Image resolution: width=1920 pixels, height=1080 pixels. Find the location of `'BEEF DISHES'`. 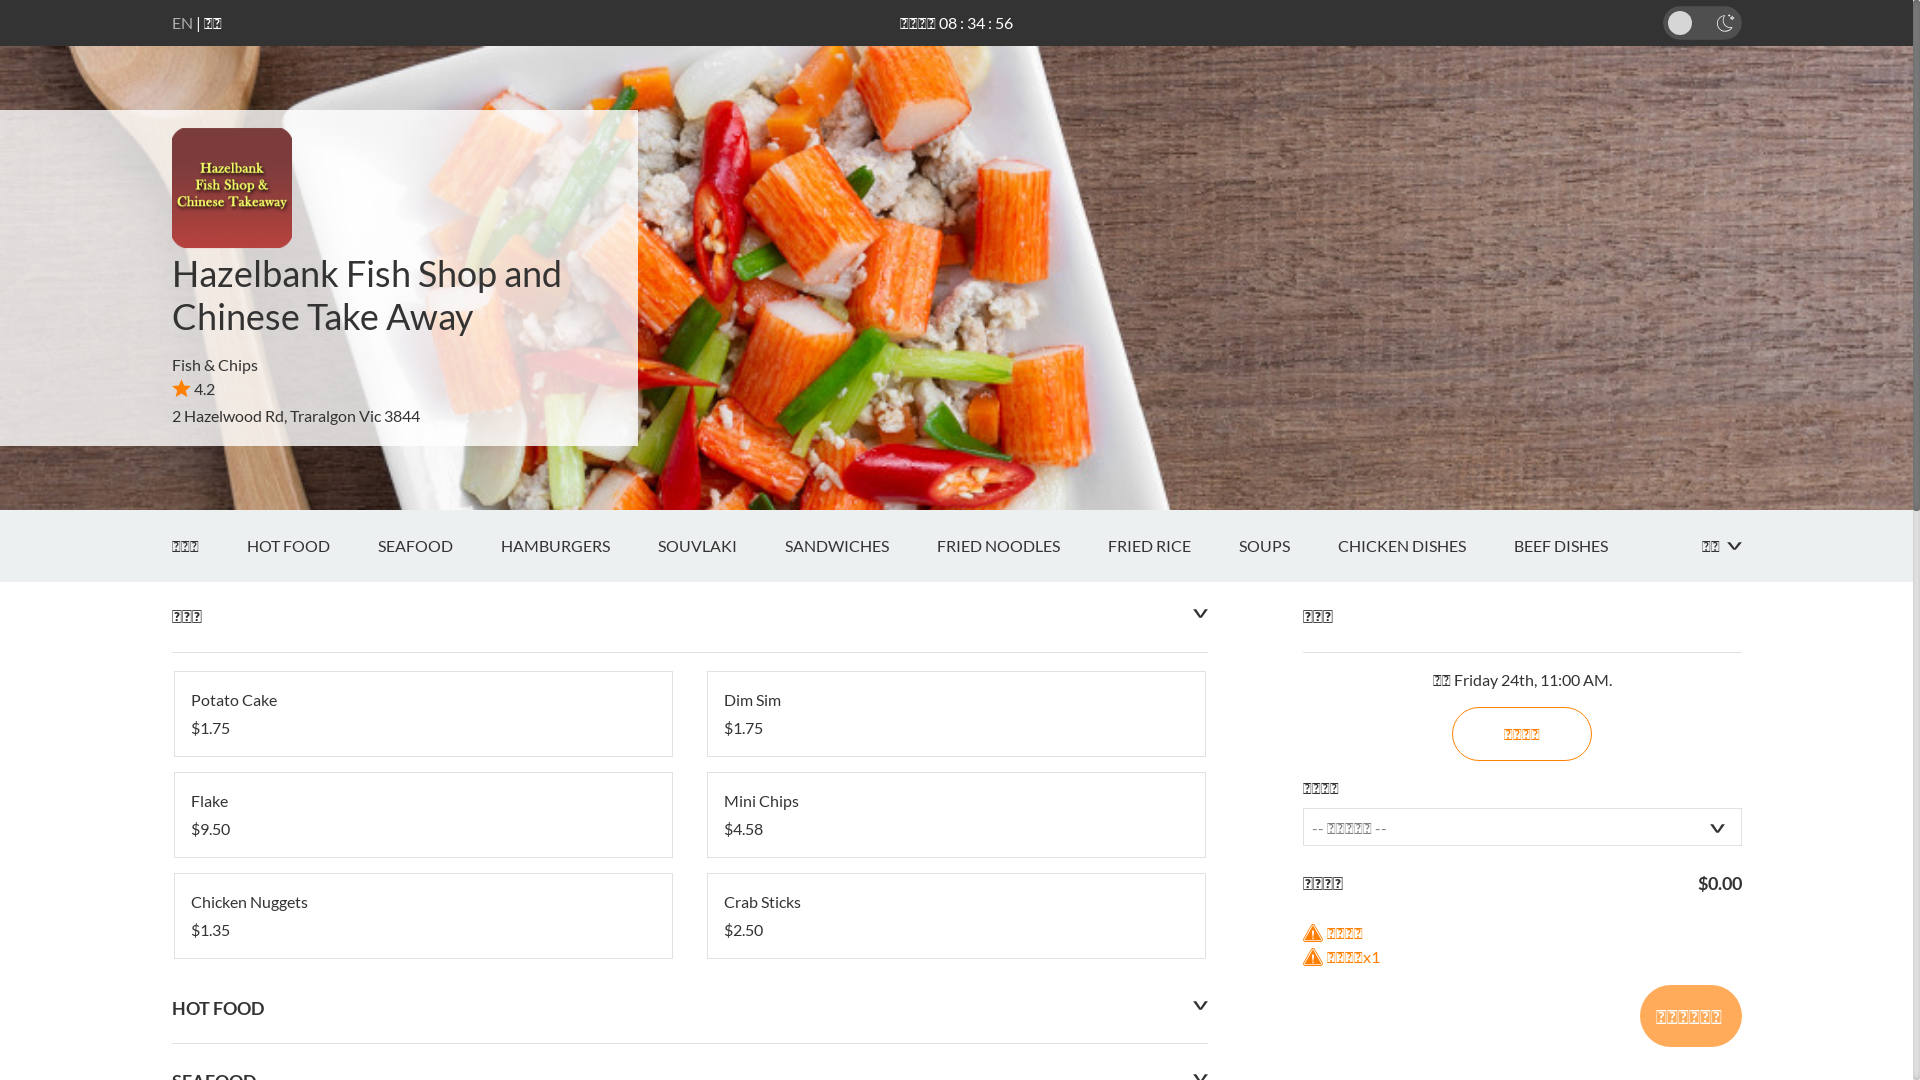

'BEEF DISHES' is located at coordinates (1583, 546).